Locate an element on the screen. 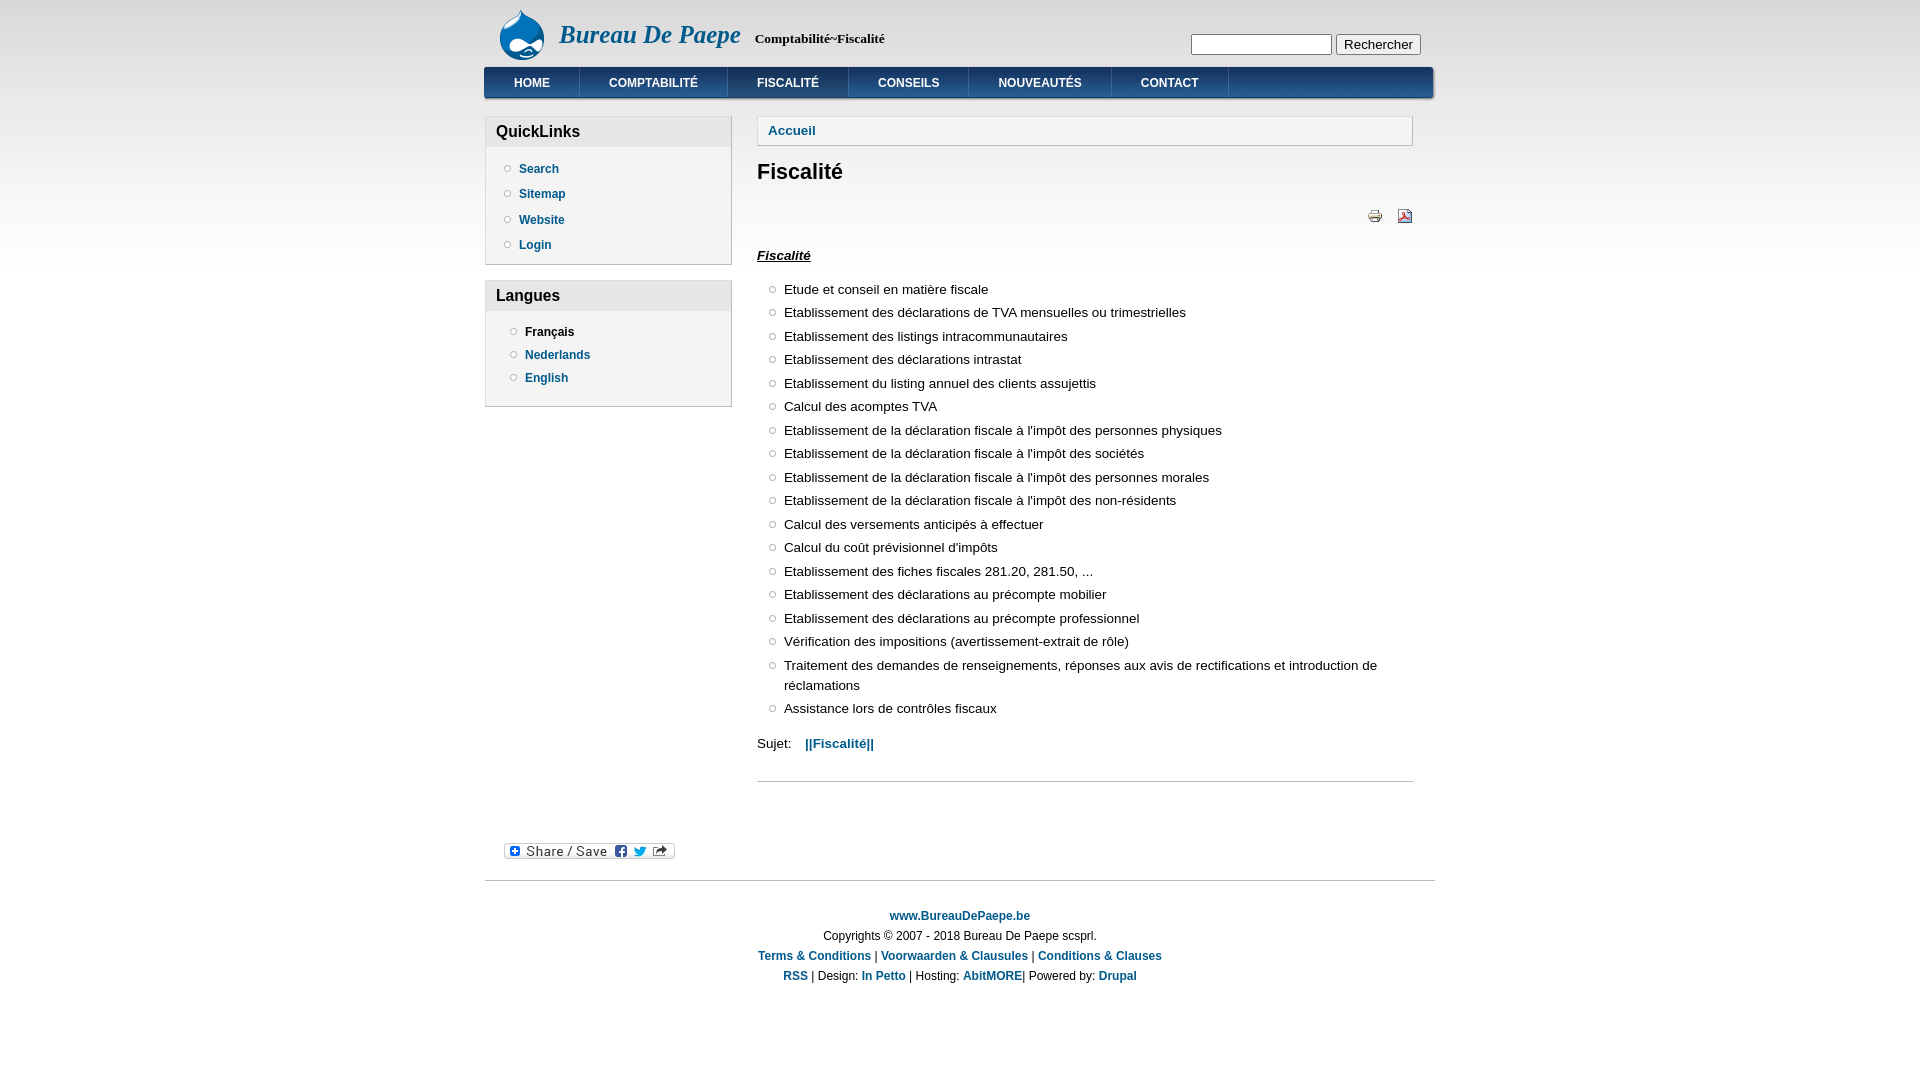 This screenshot has width=1920, height=1080. 'RSS' is located at coordinates (794, 974).